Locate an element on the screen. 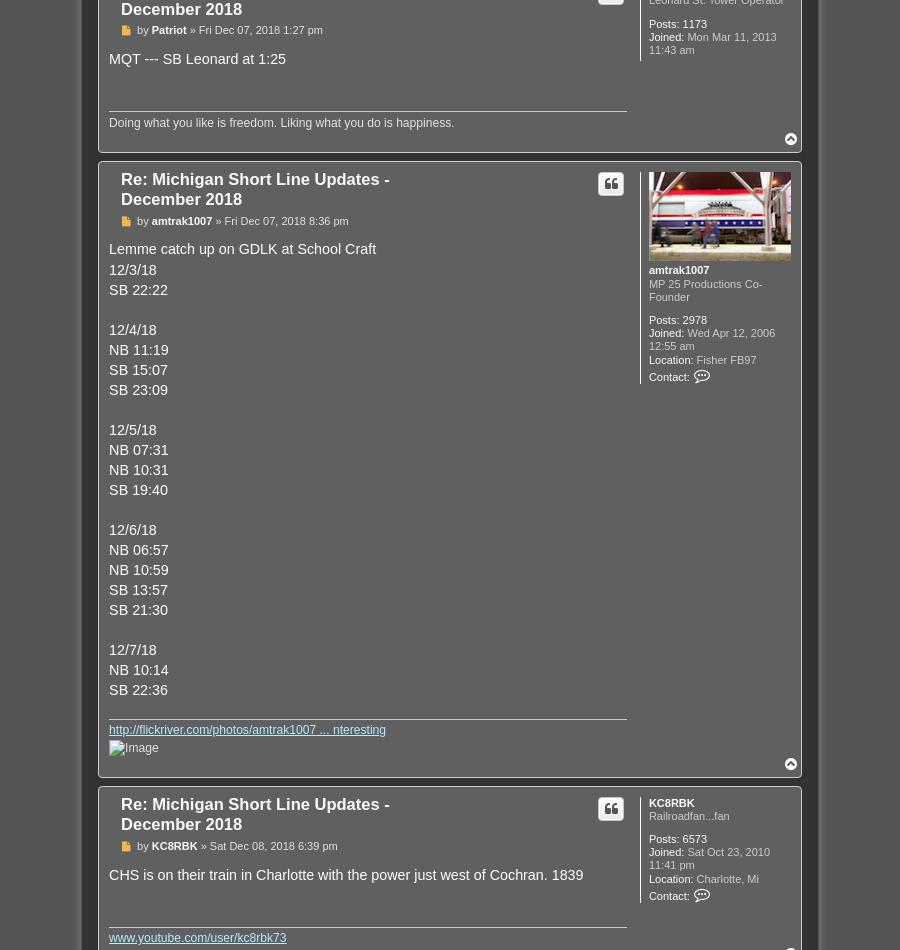 This screenshot has width=900, height=950. 'NB 10:59' is located at coordinates (138, 568).